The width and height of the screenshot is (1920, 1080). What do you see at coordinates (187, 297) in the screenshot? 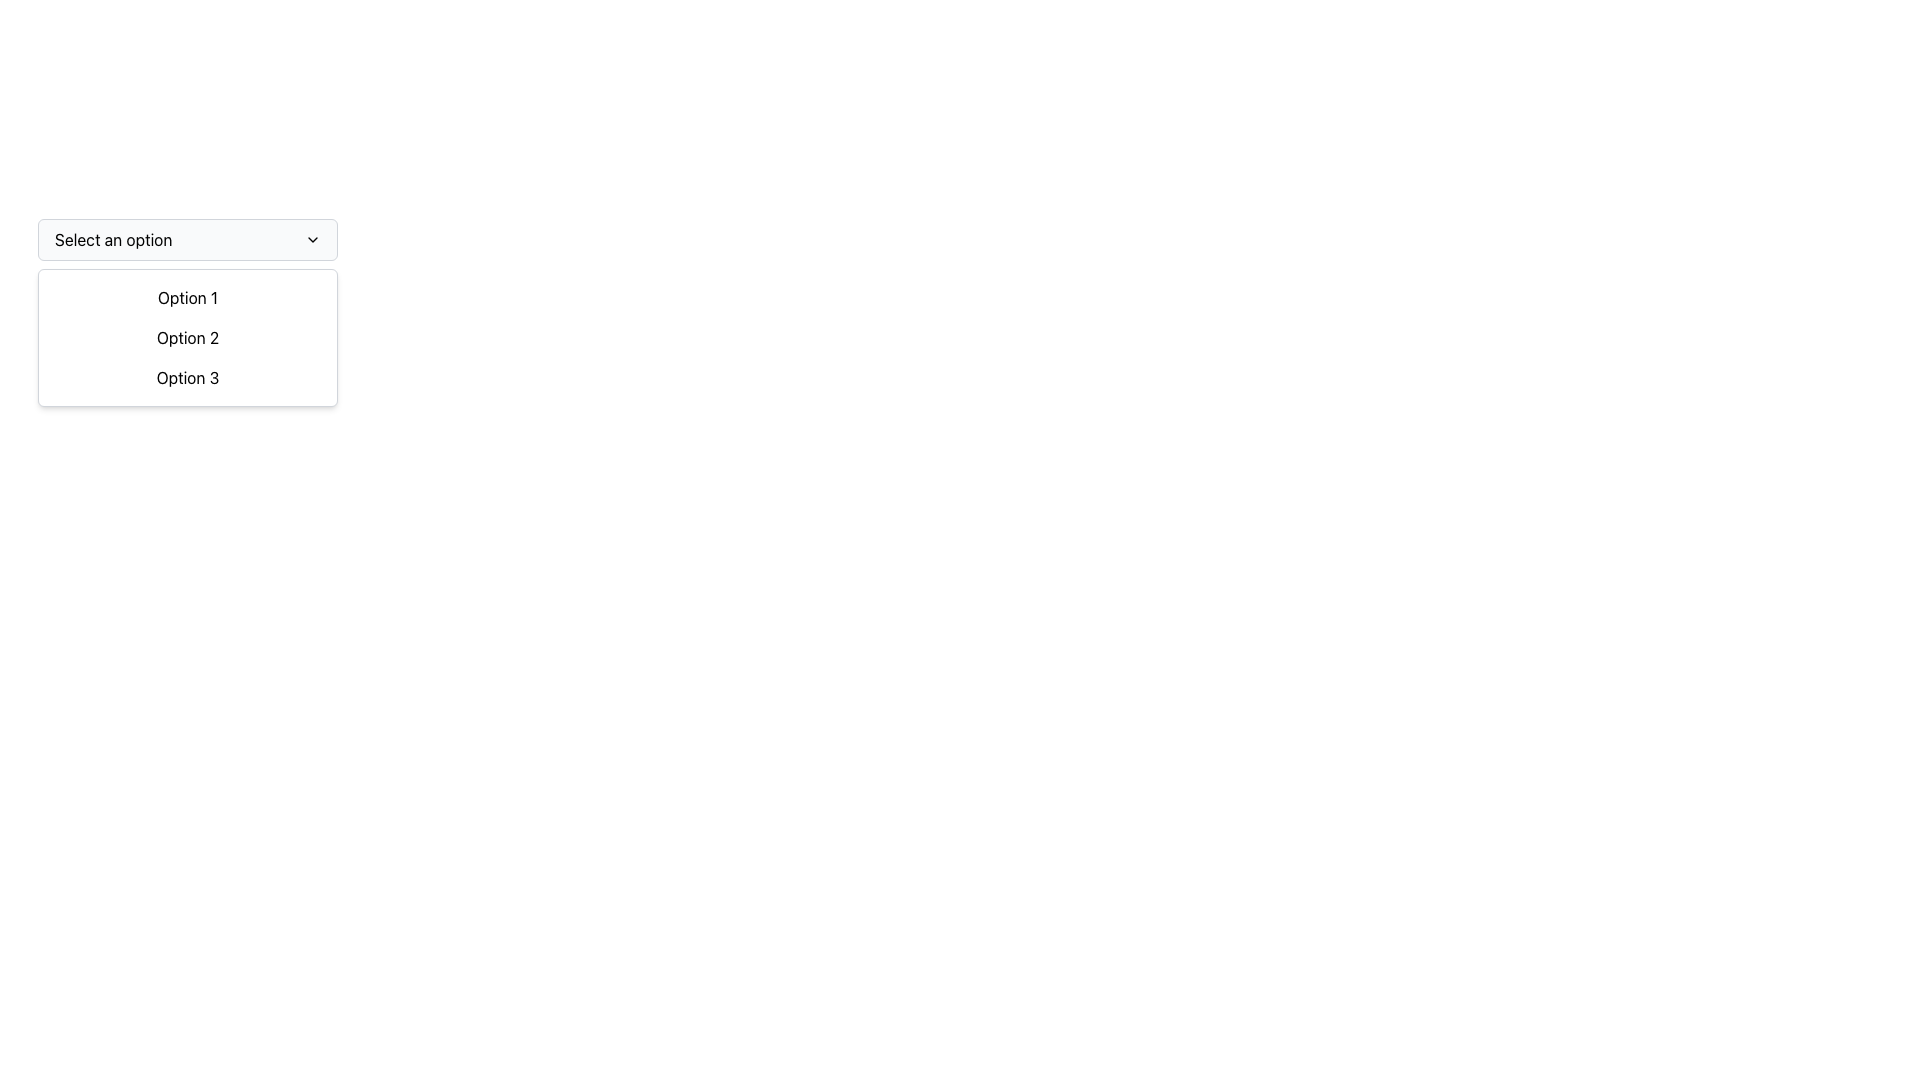
I see `the dropdown menu item labeled 'Option 1' to trigger its hover state` at bounding box center [187, 297].